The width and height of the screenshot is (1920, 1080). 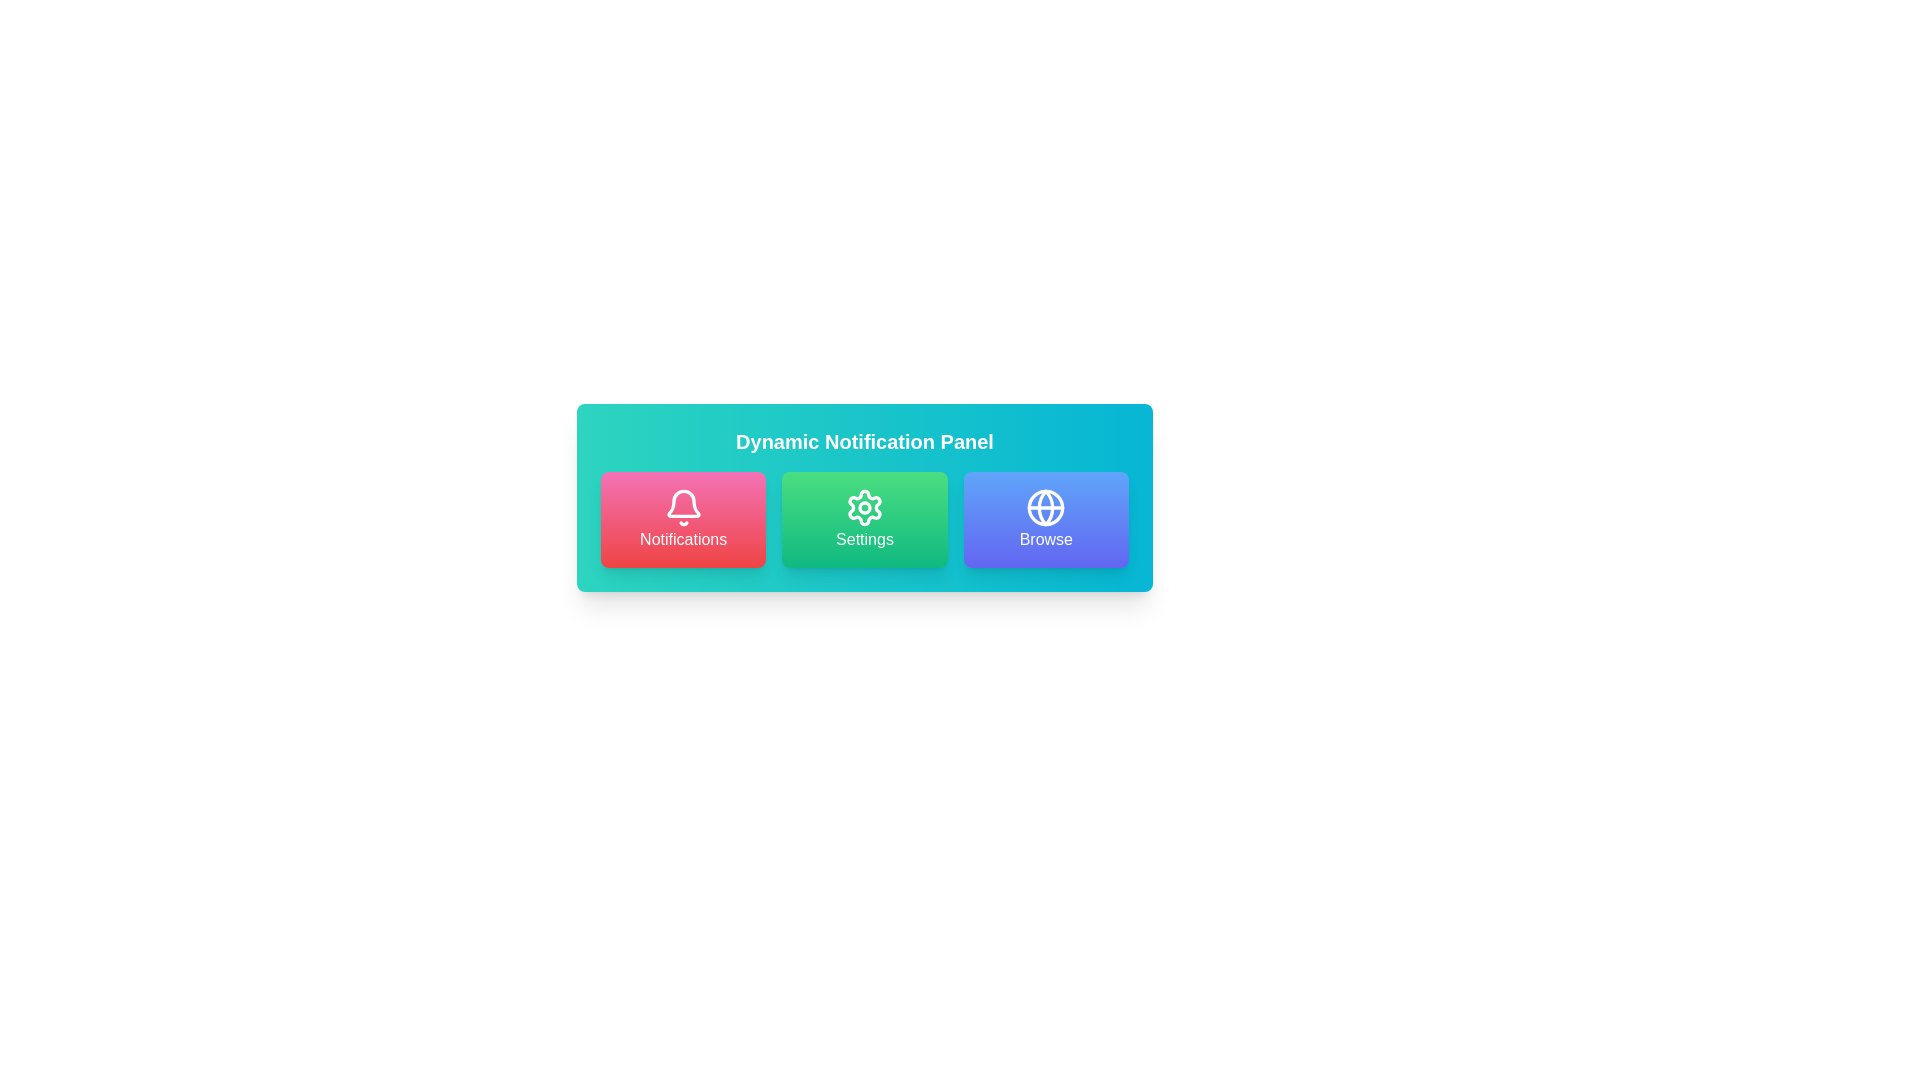 What do you see at coordinates (864, 540) in the screenshot?
I see `the 'Settings' text label, which is styled in white on a green gradient background and is located below a gear icon, indicating its association with configuration settings` at bounding box center [864, 540].